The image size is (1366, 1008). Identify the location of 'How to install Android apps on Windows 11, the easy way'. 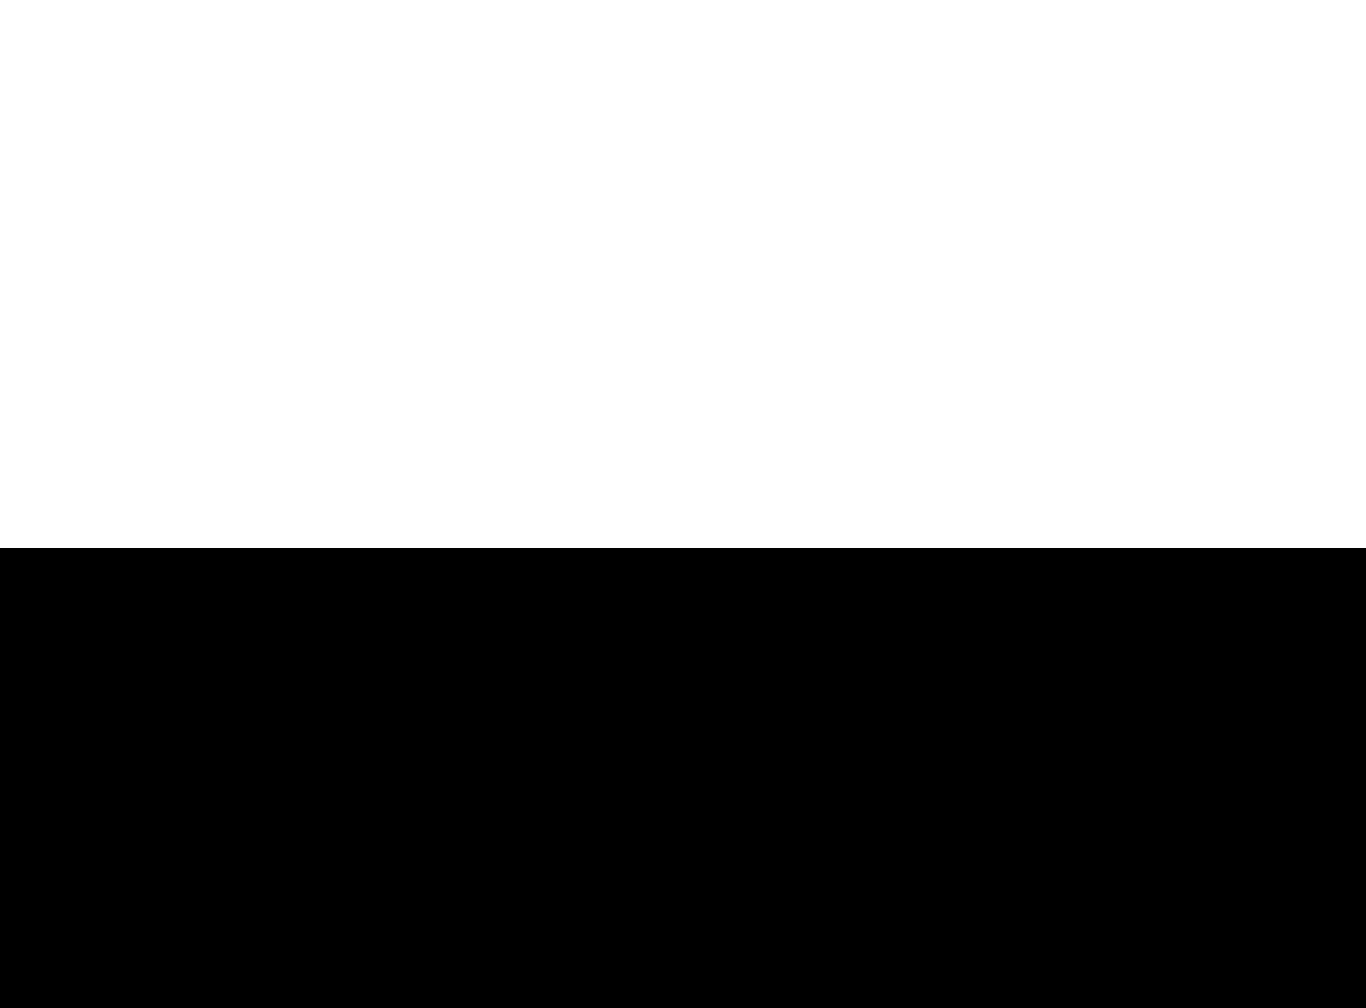
(841, 64).